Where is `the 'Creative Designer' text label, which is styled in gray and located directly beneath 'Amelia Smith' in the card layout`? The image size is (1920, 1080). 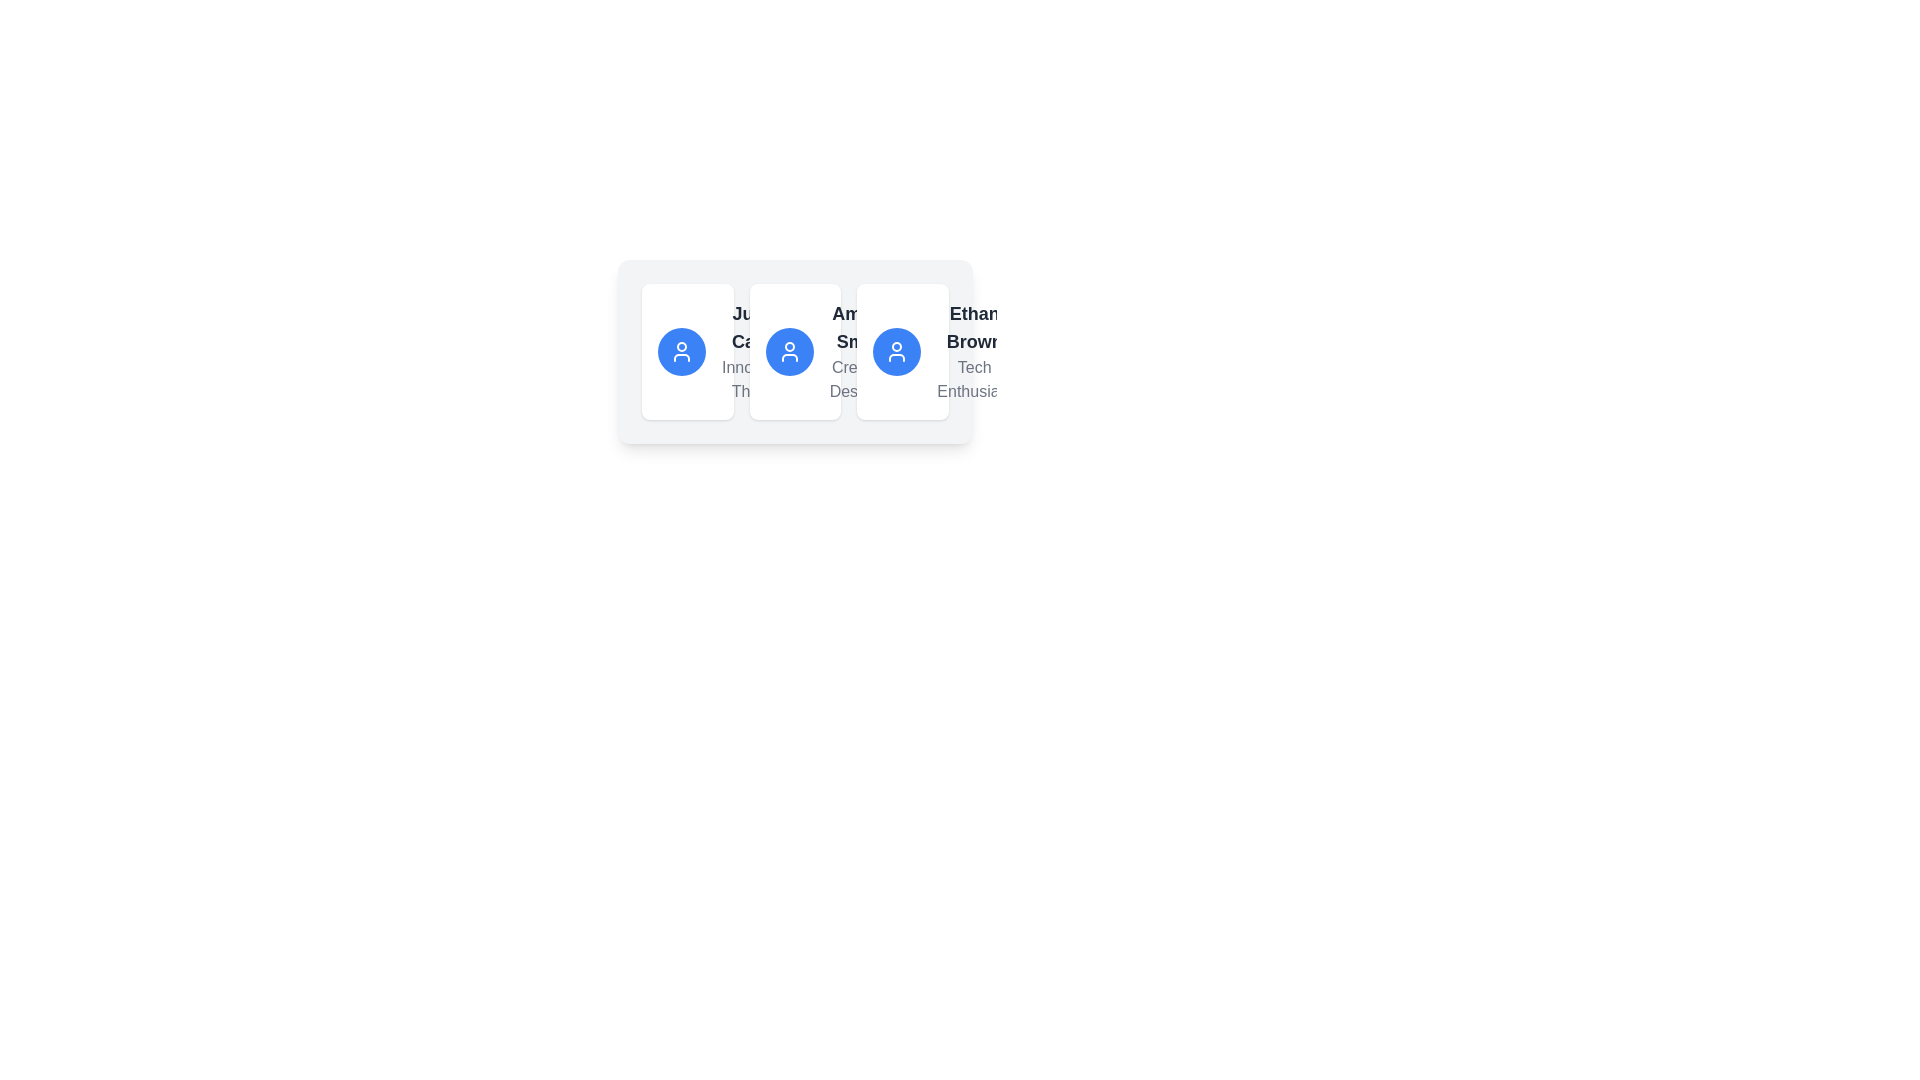 the 'Creative Designer' text label, which is styled in gray and located directly beneath 'Amelia Smith' in the card layout is located at coordinates (861, 380).